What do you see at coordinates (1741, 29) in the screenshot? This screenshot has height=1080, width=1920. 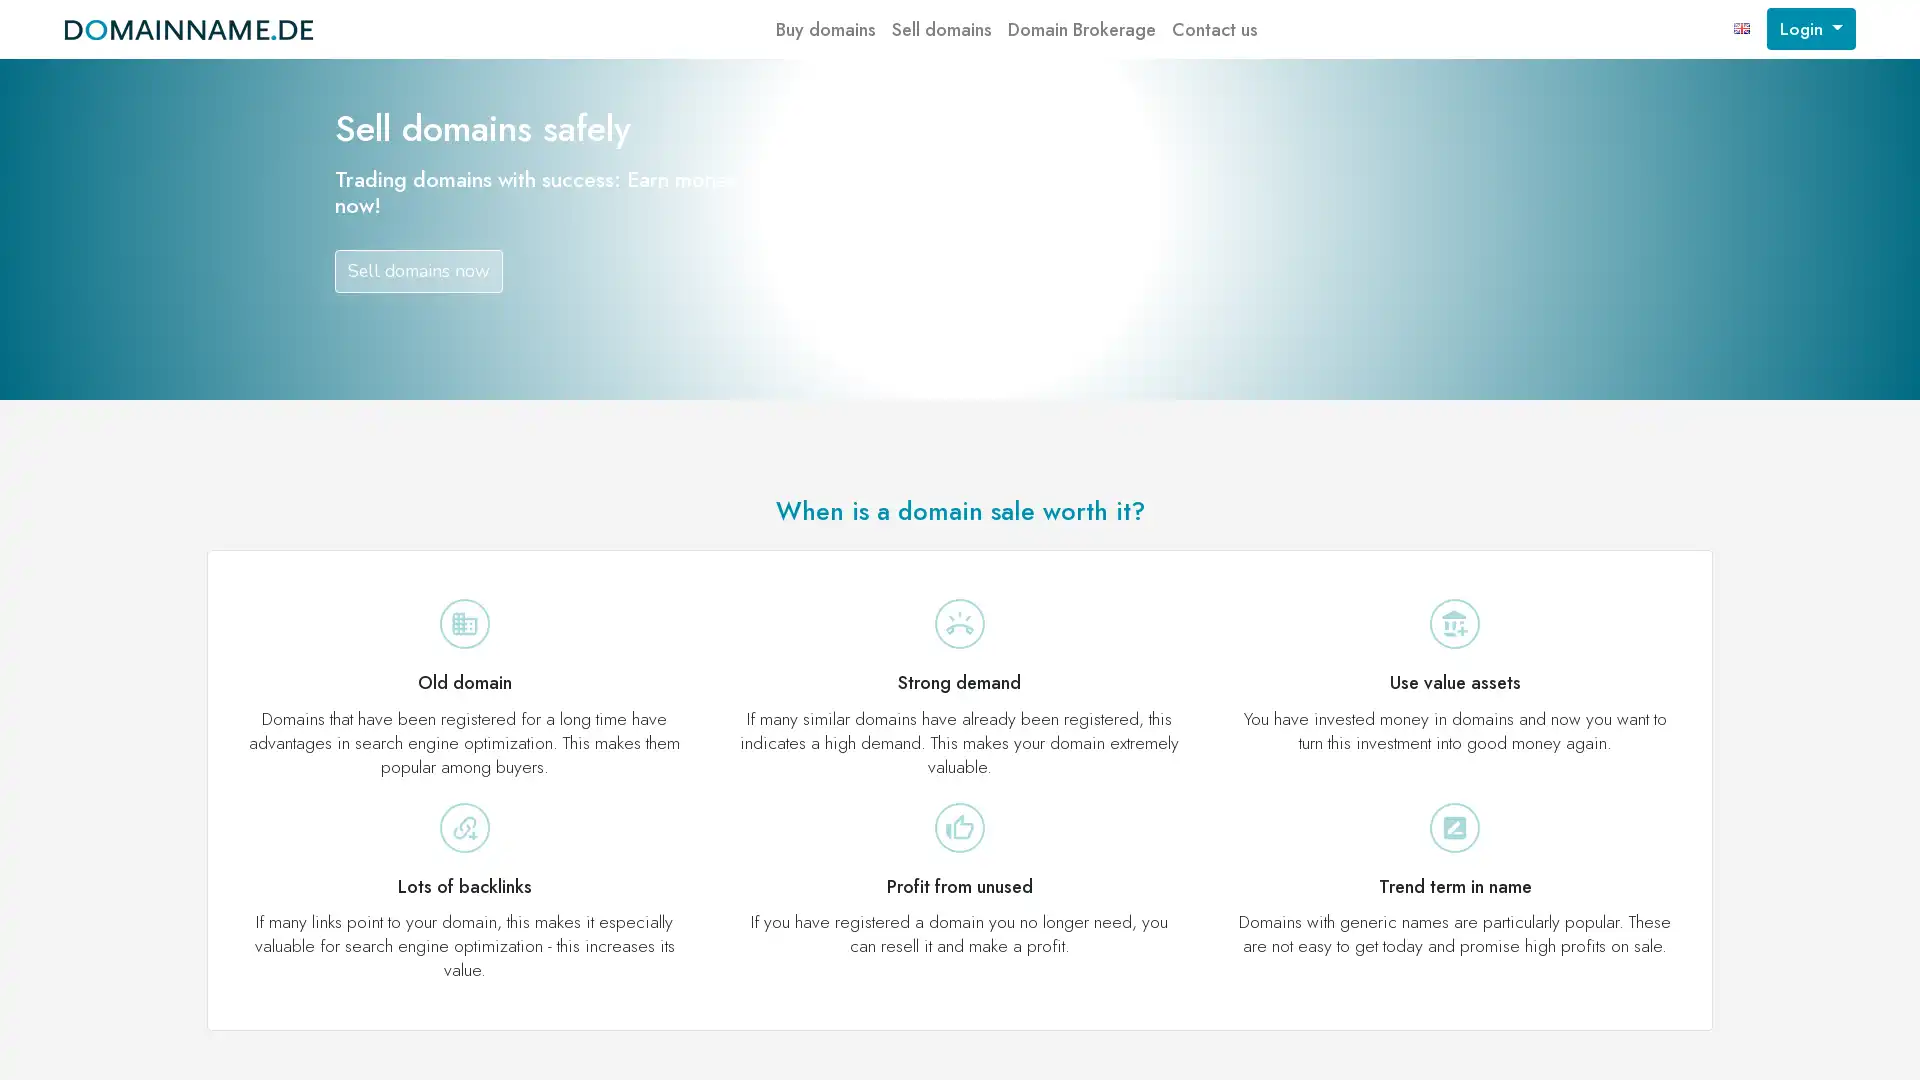 I see `english` at bounding box center [1741, 29].